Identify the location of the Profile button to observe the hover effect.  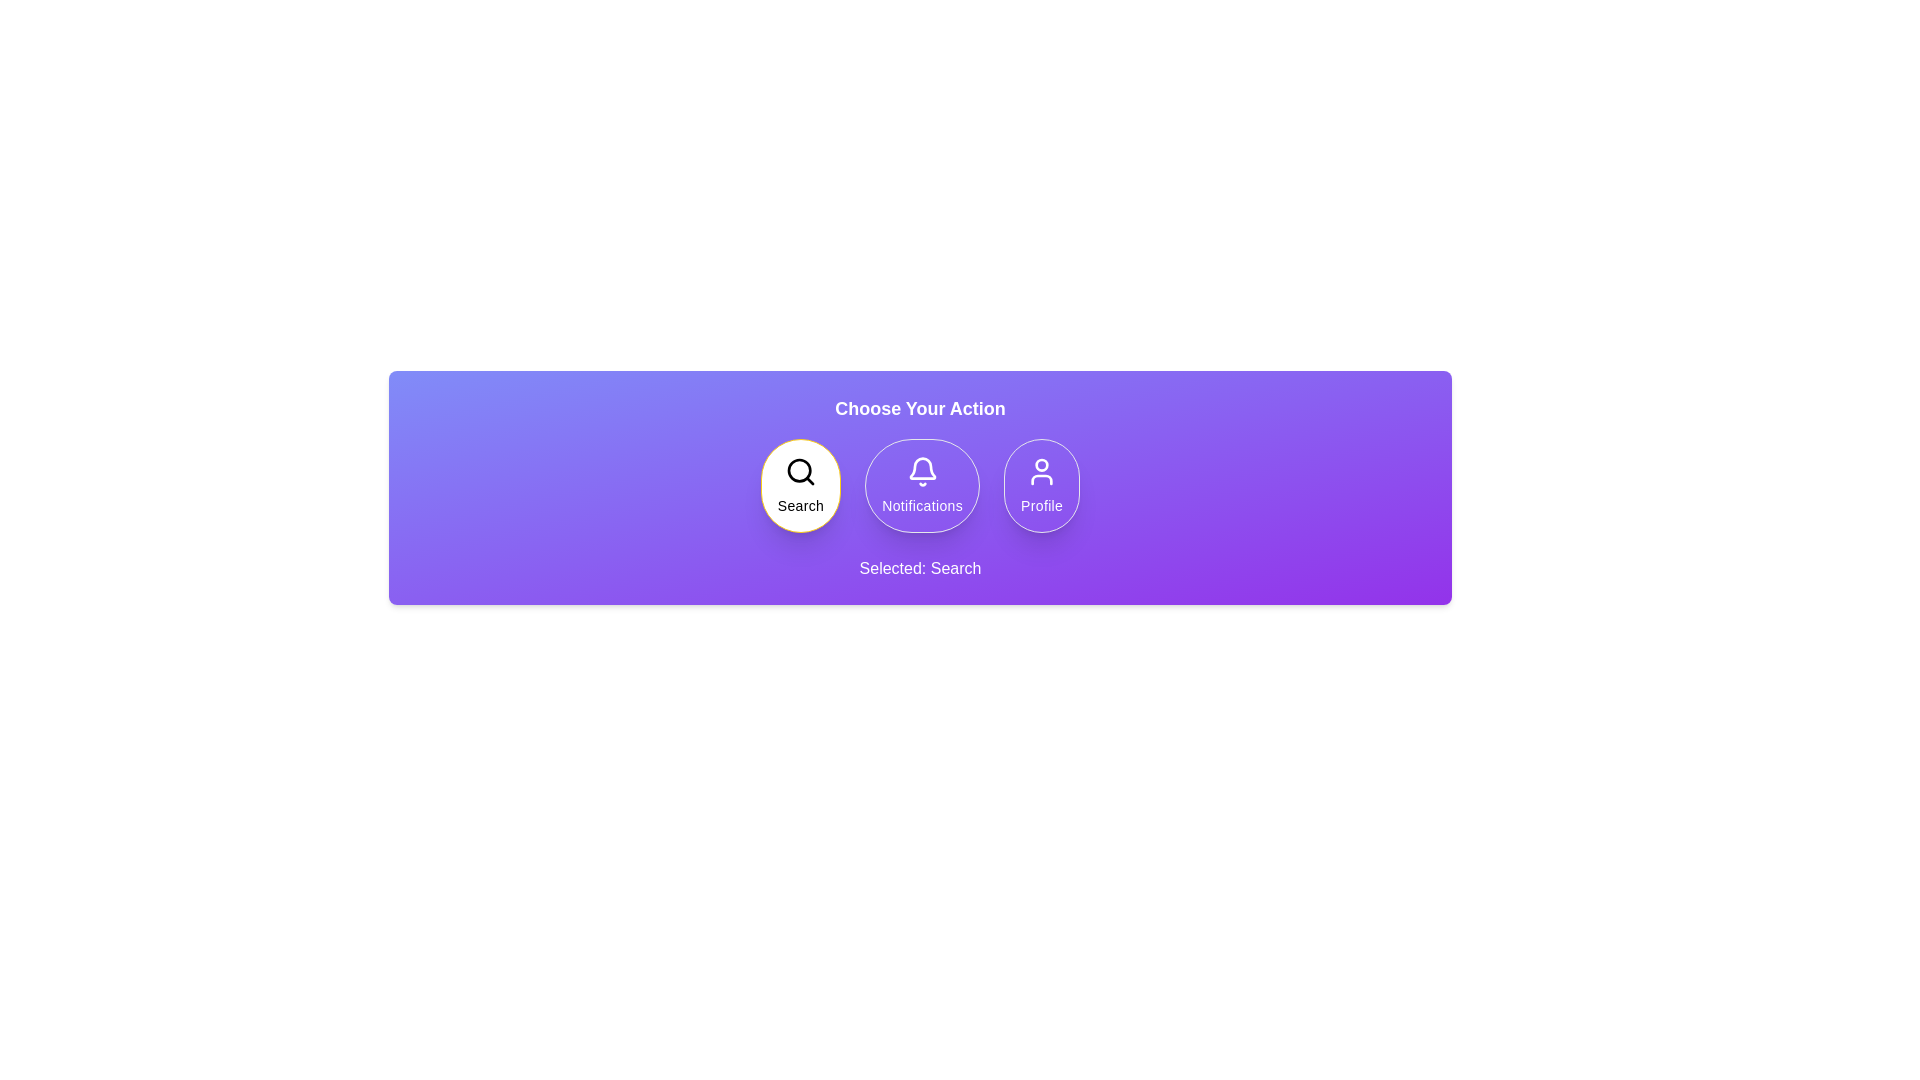
(1040, 486).